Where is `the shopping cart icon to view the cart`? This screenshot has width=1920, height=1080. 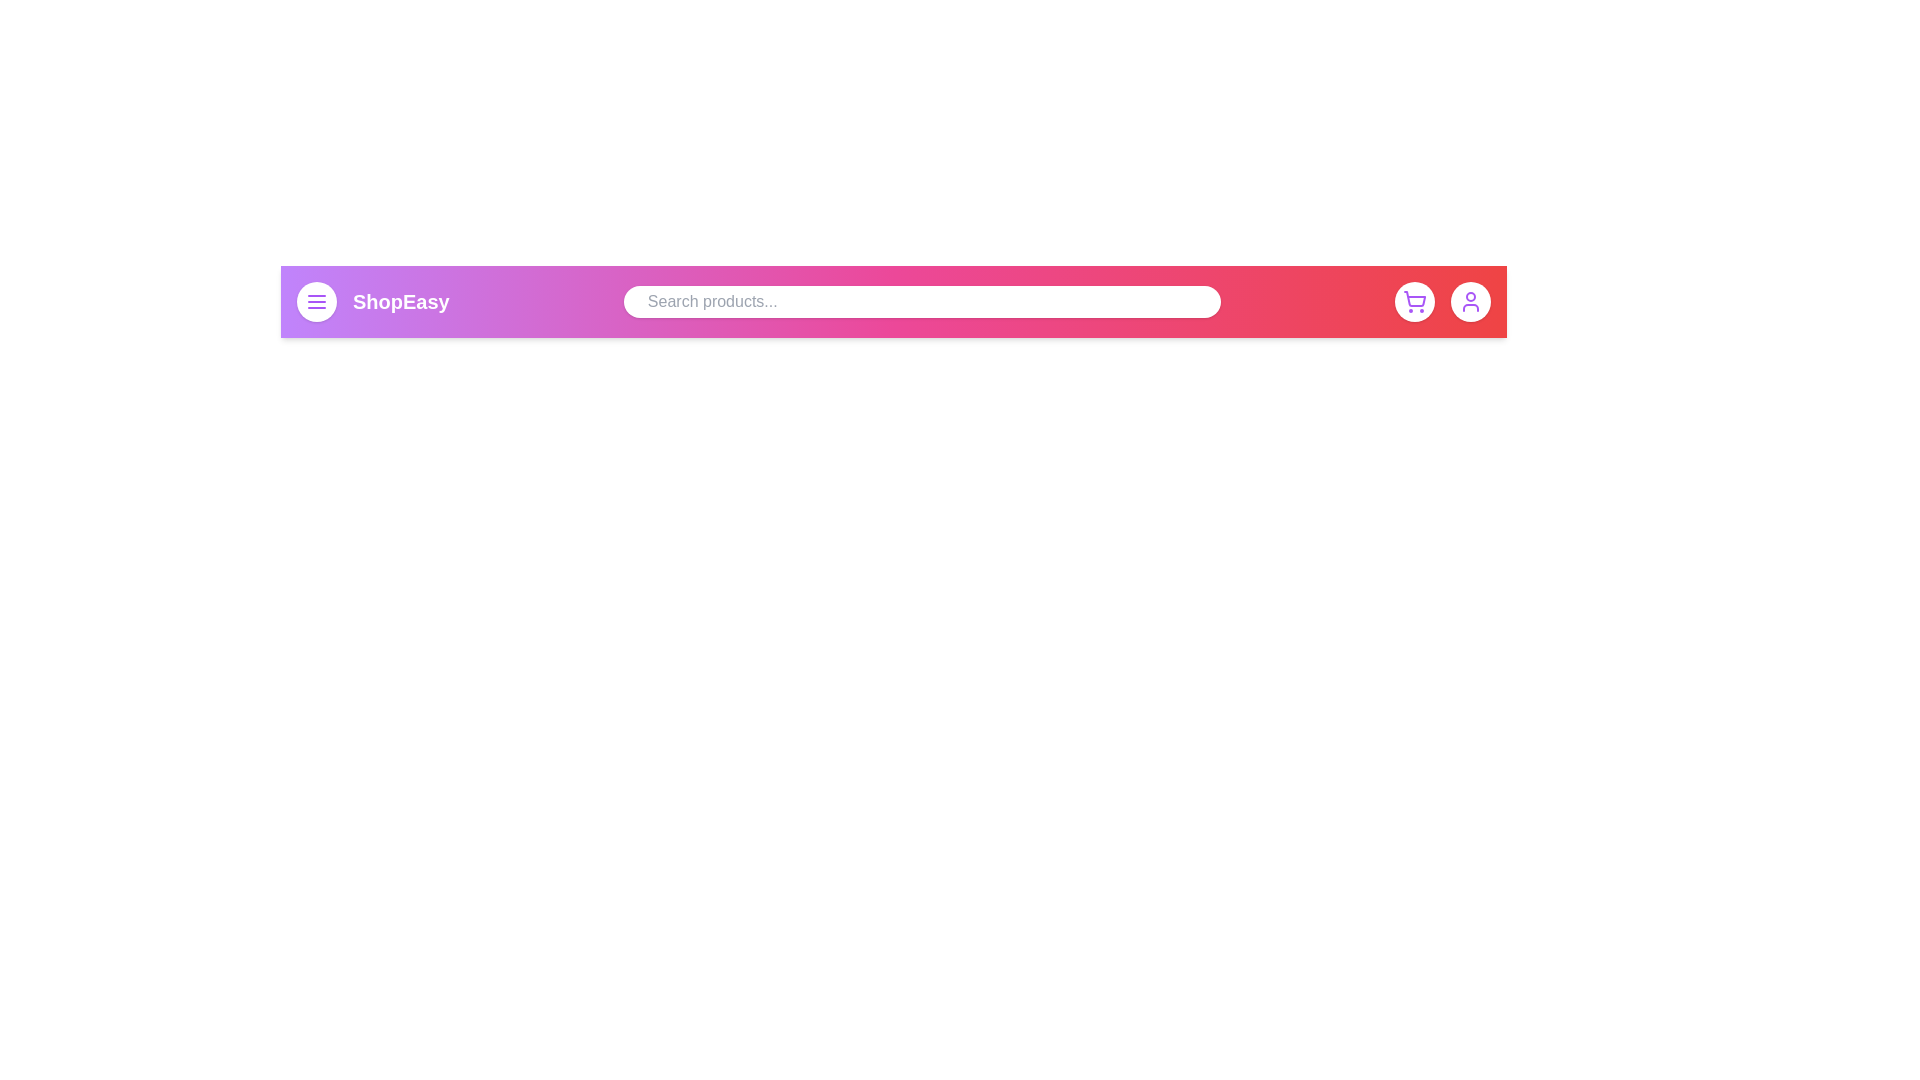
the shopping cart icon to view the cart is located at coordinates (1414, 301).